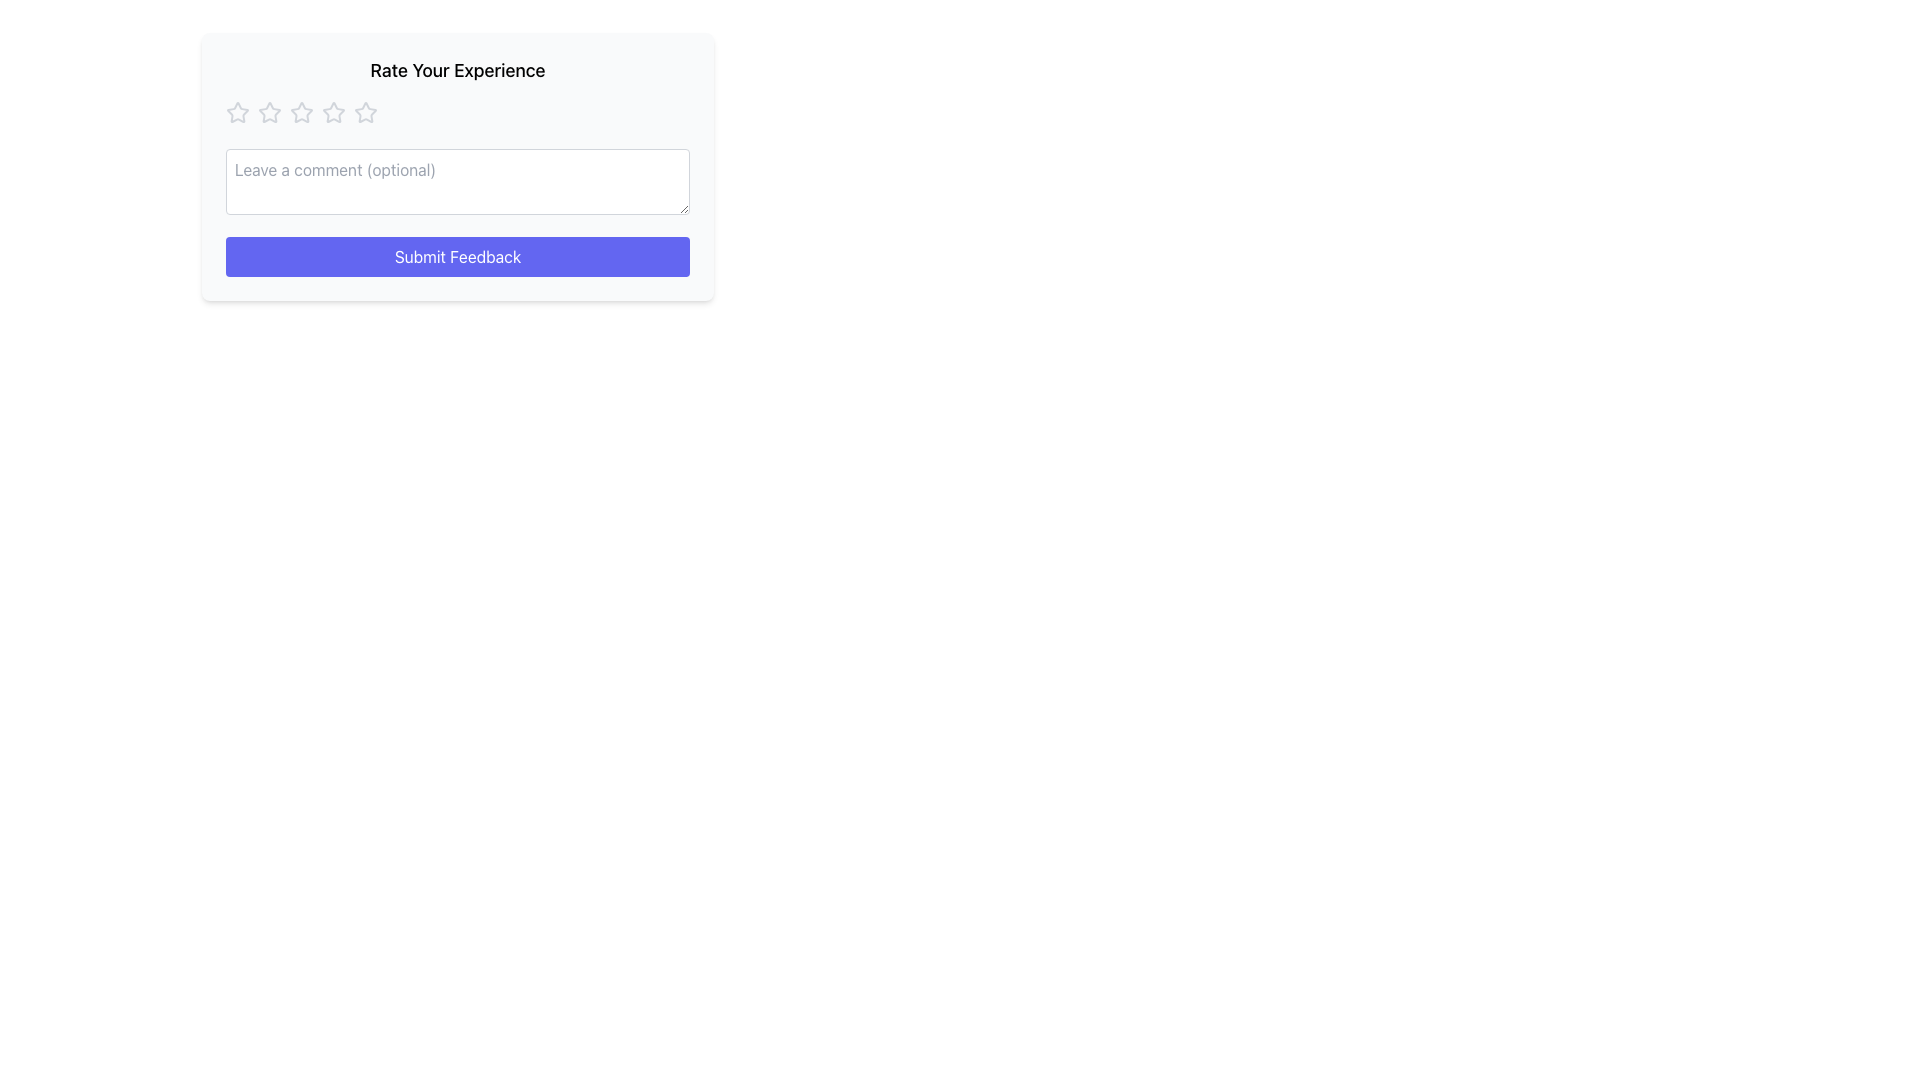 This screenshot has height=1080, width=1920. Describe the element at coordinates (238, 112) in the screenshot. I see `the first star icon in the rating system to indicate a single-star rating` at that location.